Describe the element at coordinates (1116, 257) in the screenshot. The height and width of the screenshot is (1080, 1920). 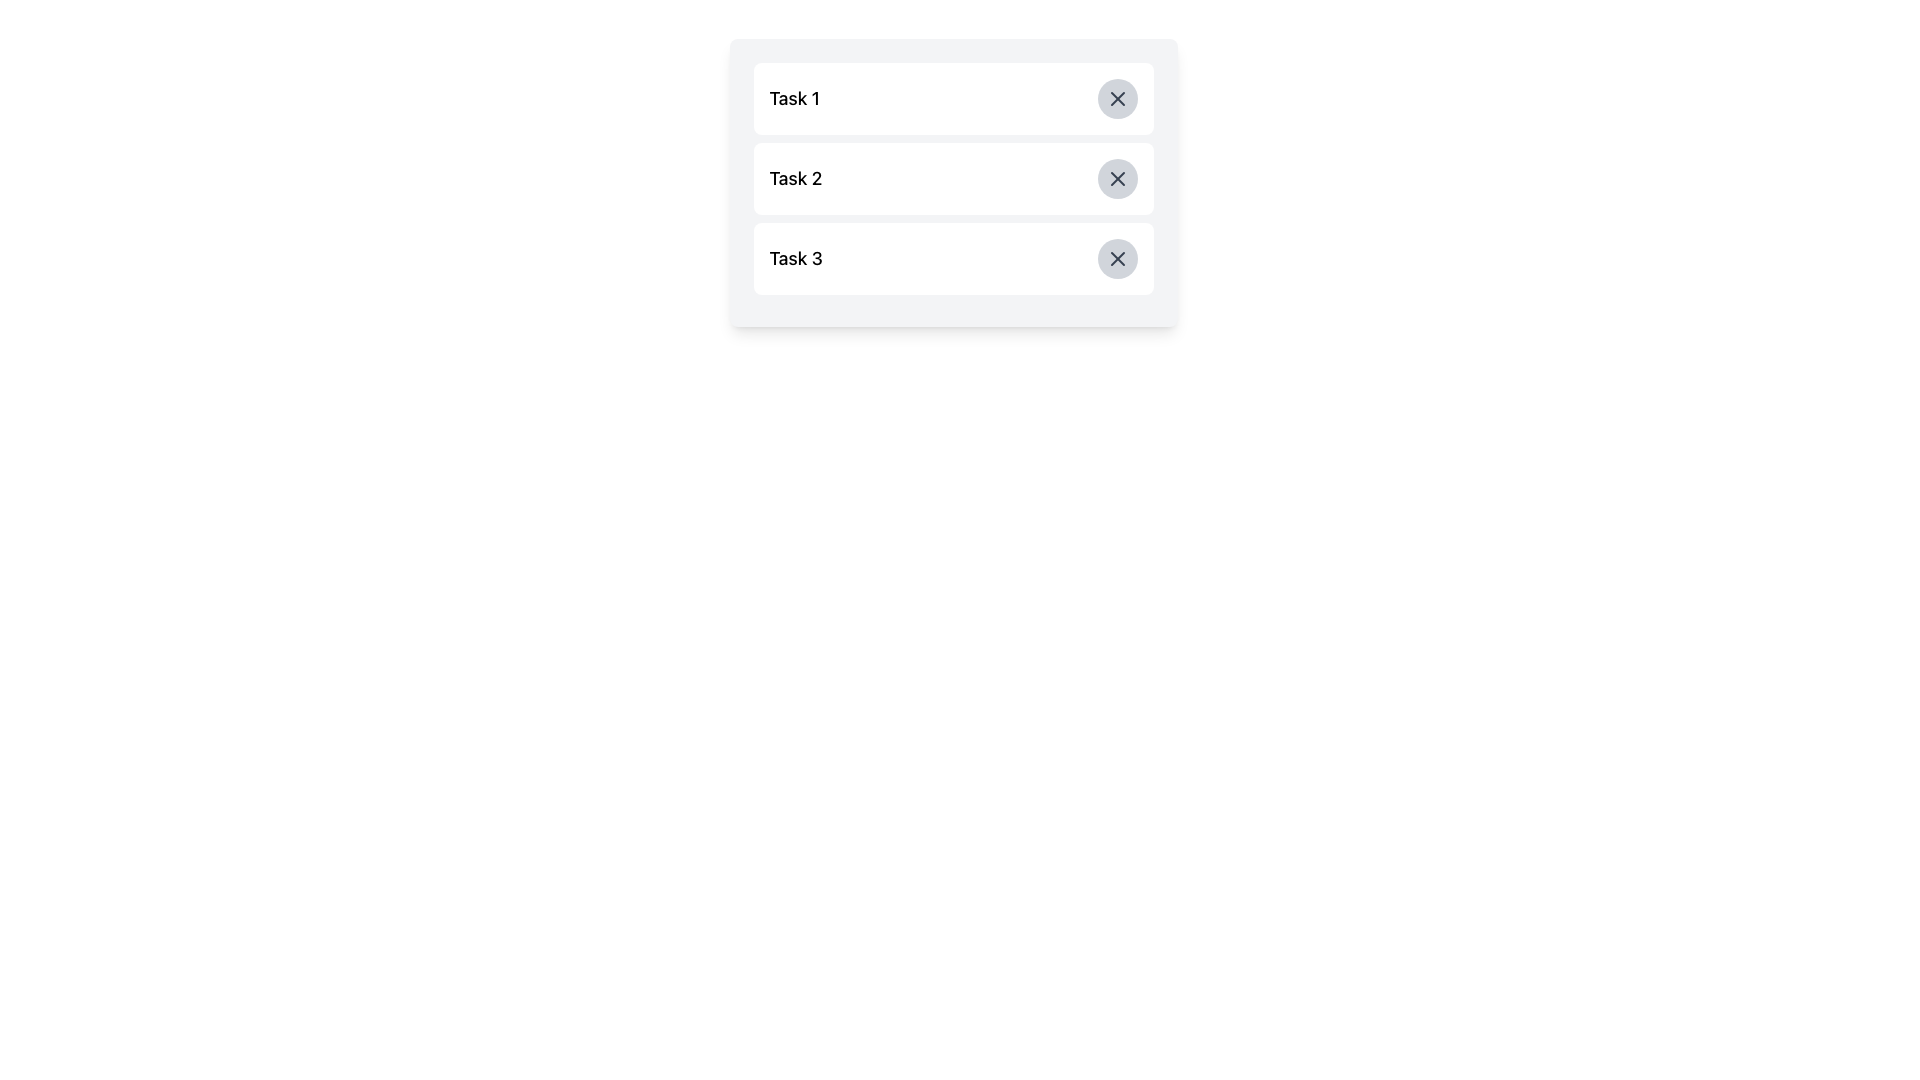
I see `the circular button with a gray background and a cross-shaped icon in the center, located in the 'Task 3' row` at that location.